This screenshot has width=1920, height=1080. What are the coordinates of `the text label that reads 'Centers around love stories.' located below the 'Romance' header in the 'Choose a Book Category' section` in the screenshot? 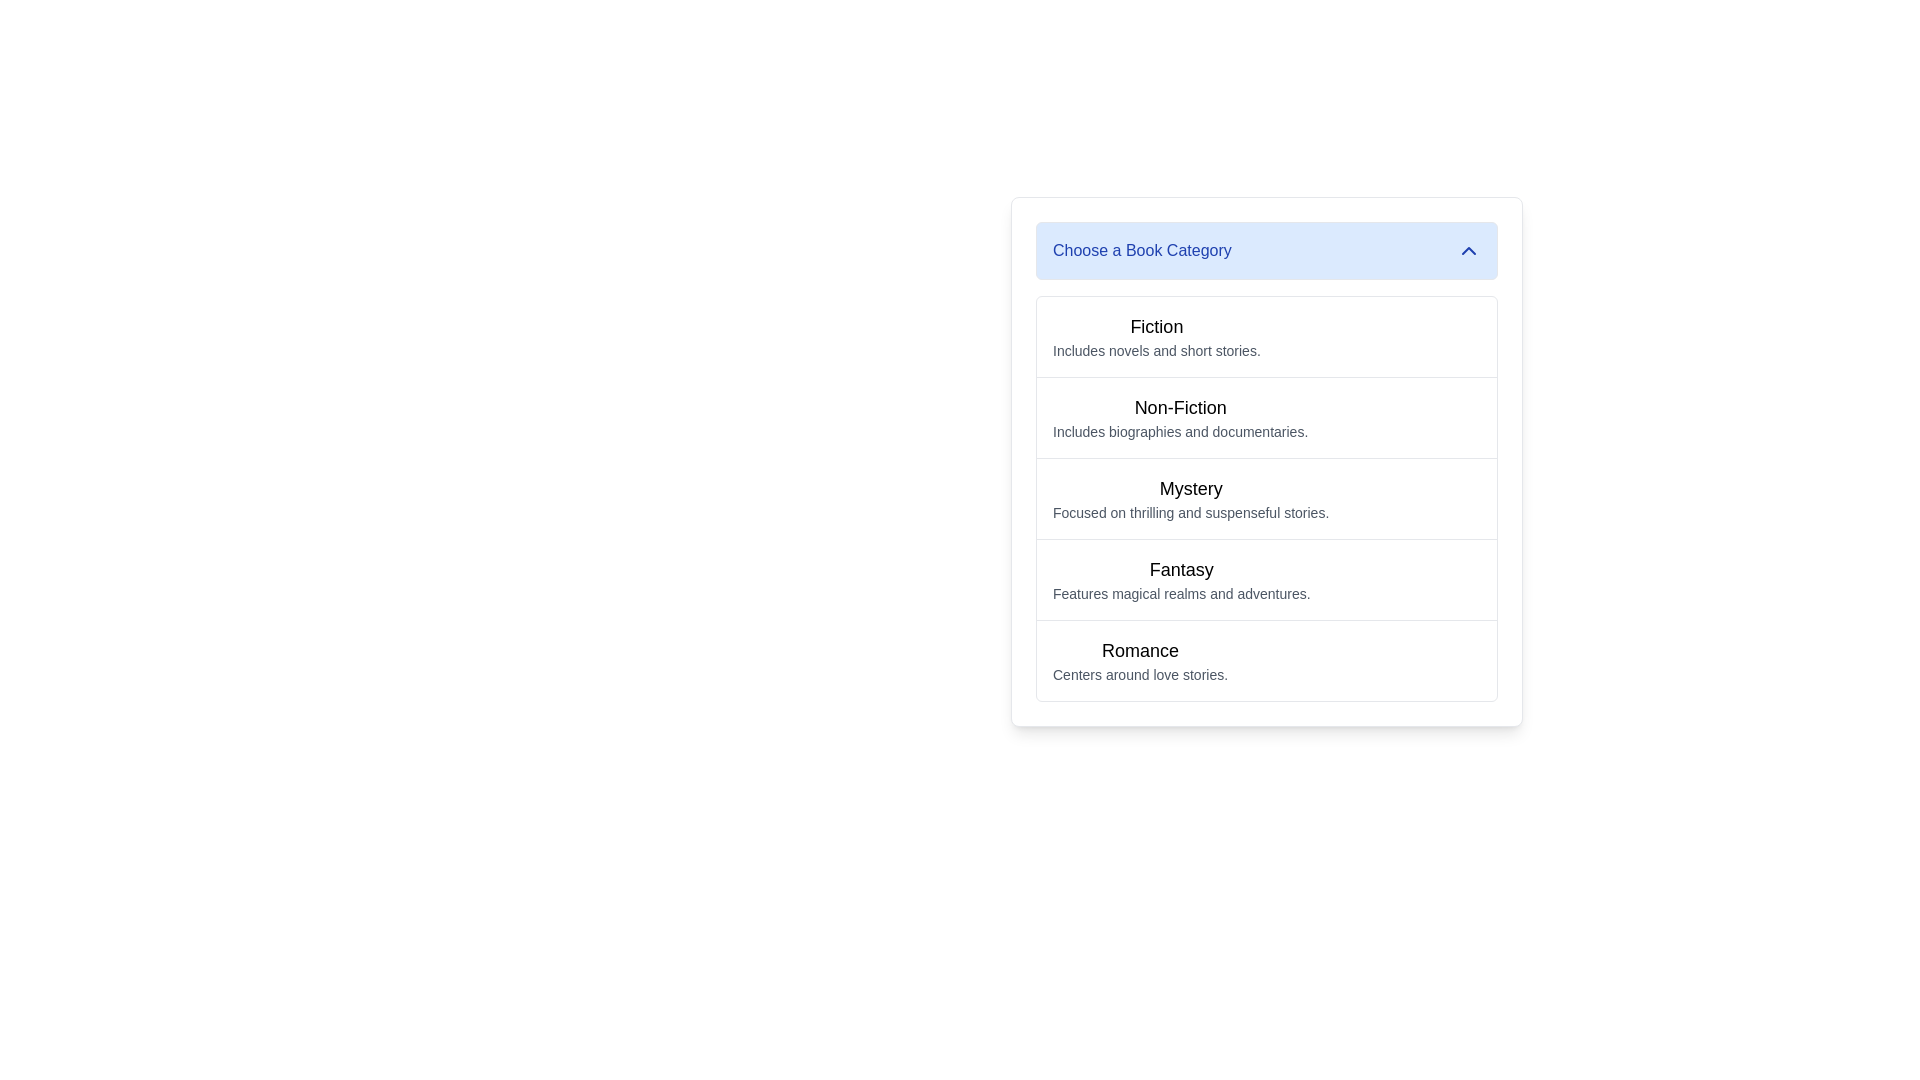 It's located at (1140, 675).